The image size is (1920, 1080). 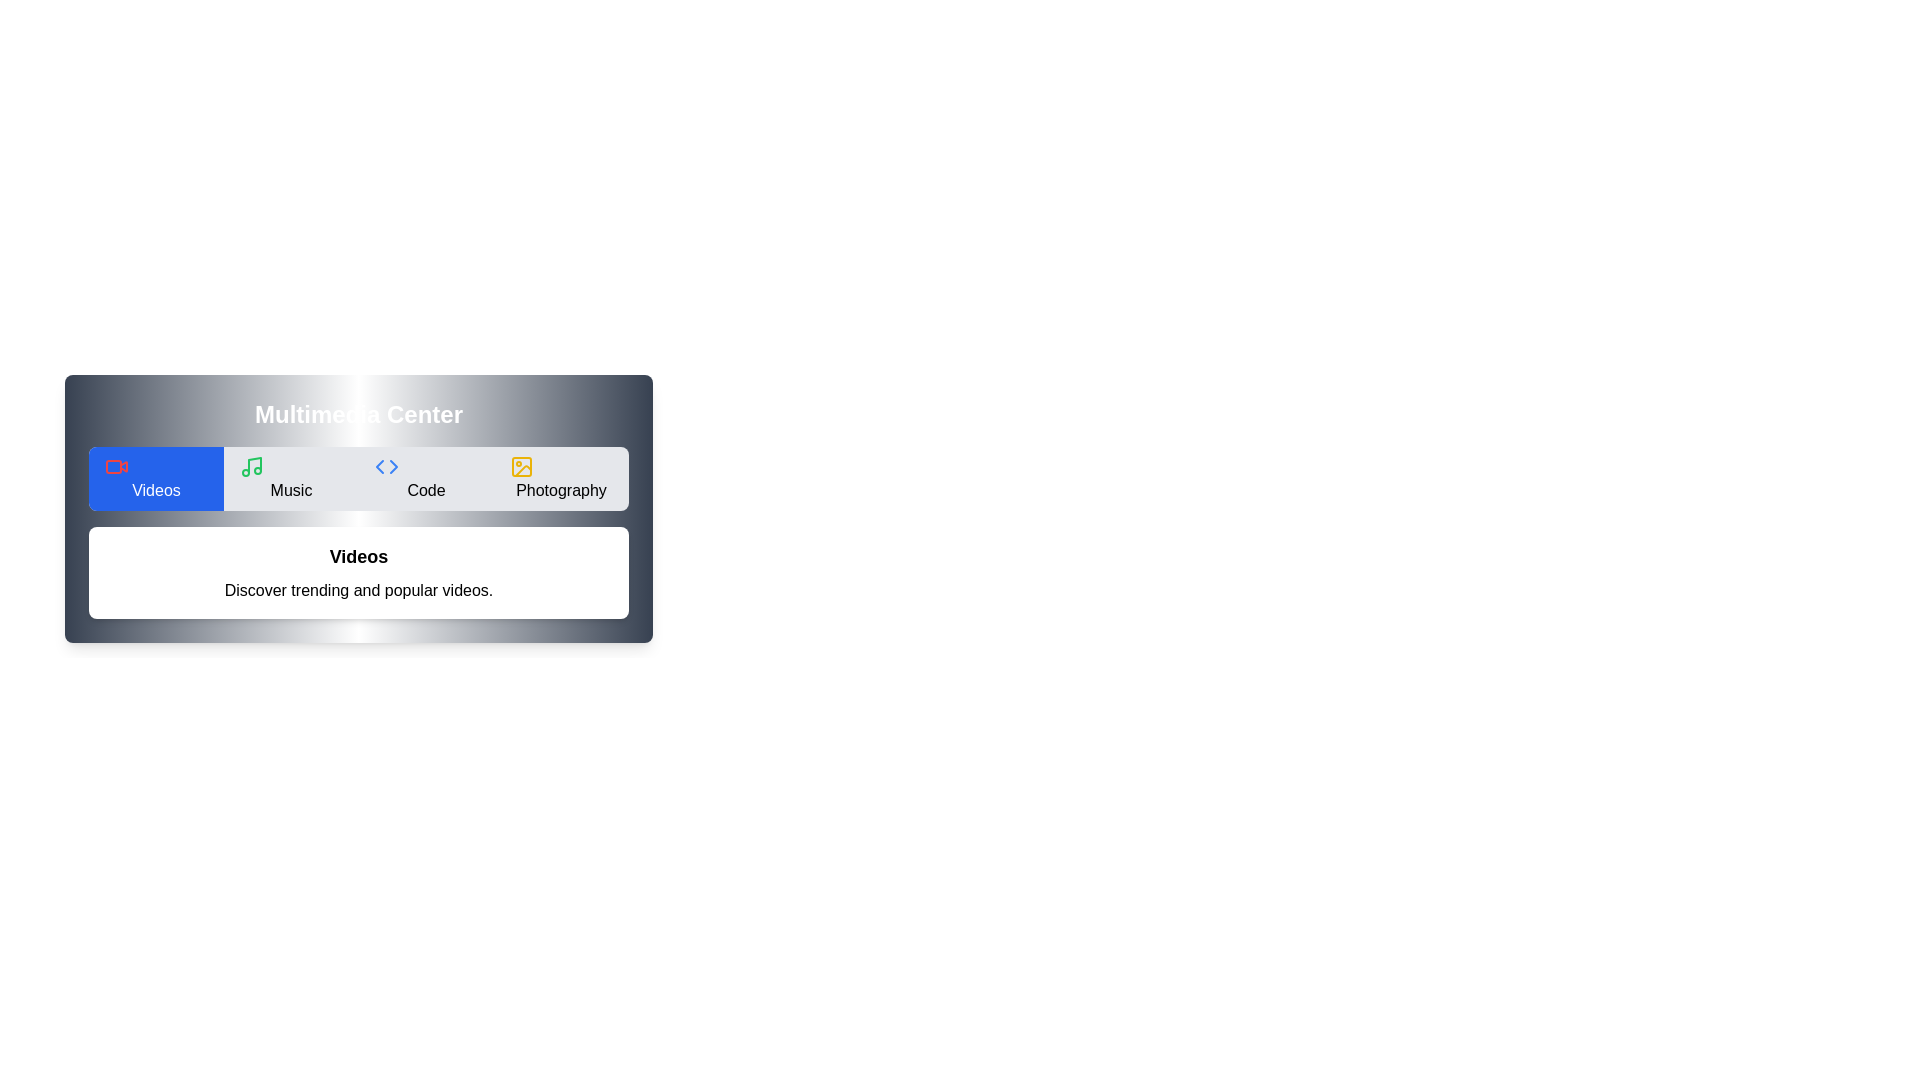 I want to click on the Photography tab, so click(x=560, y=478).